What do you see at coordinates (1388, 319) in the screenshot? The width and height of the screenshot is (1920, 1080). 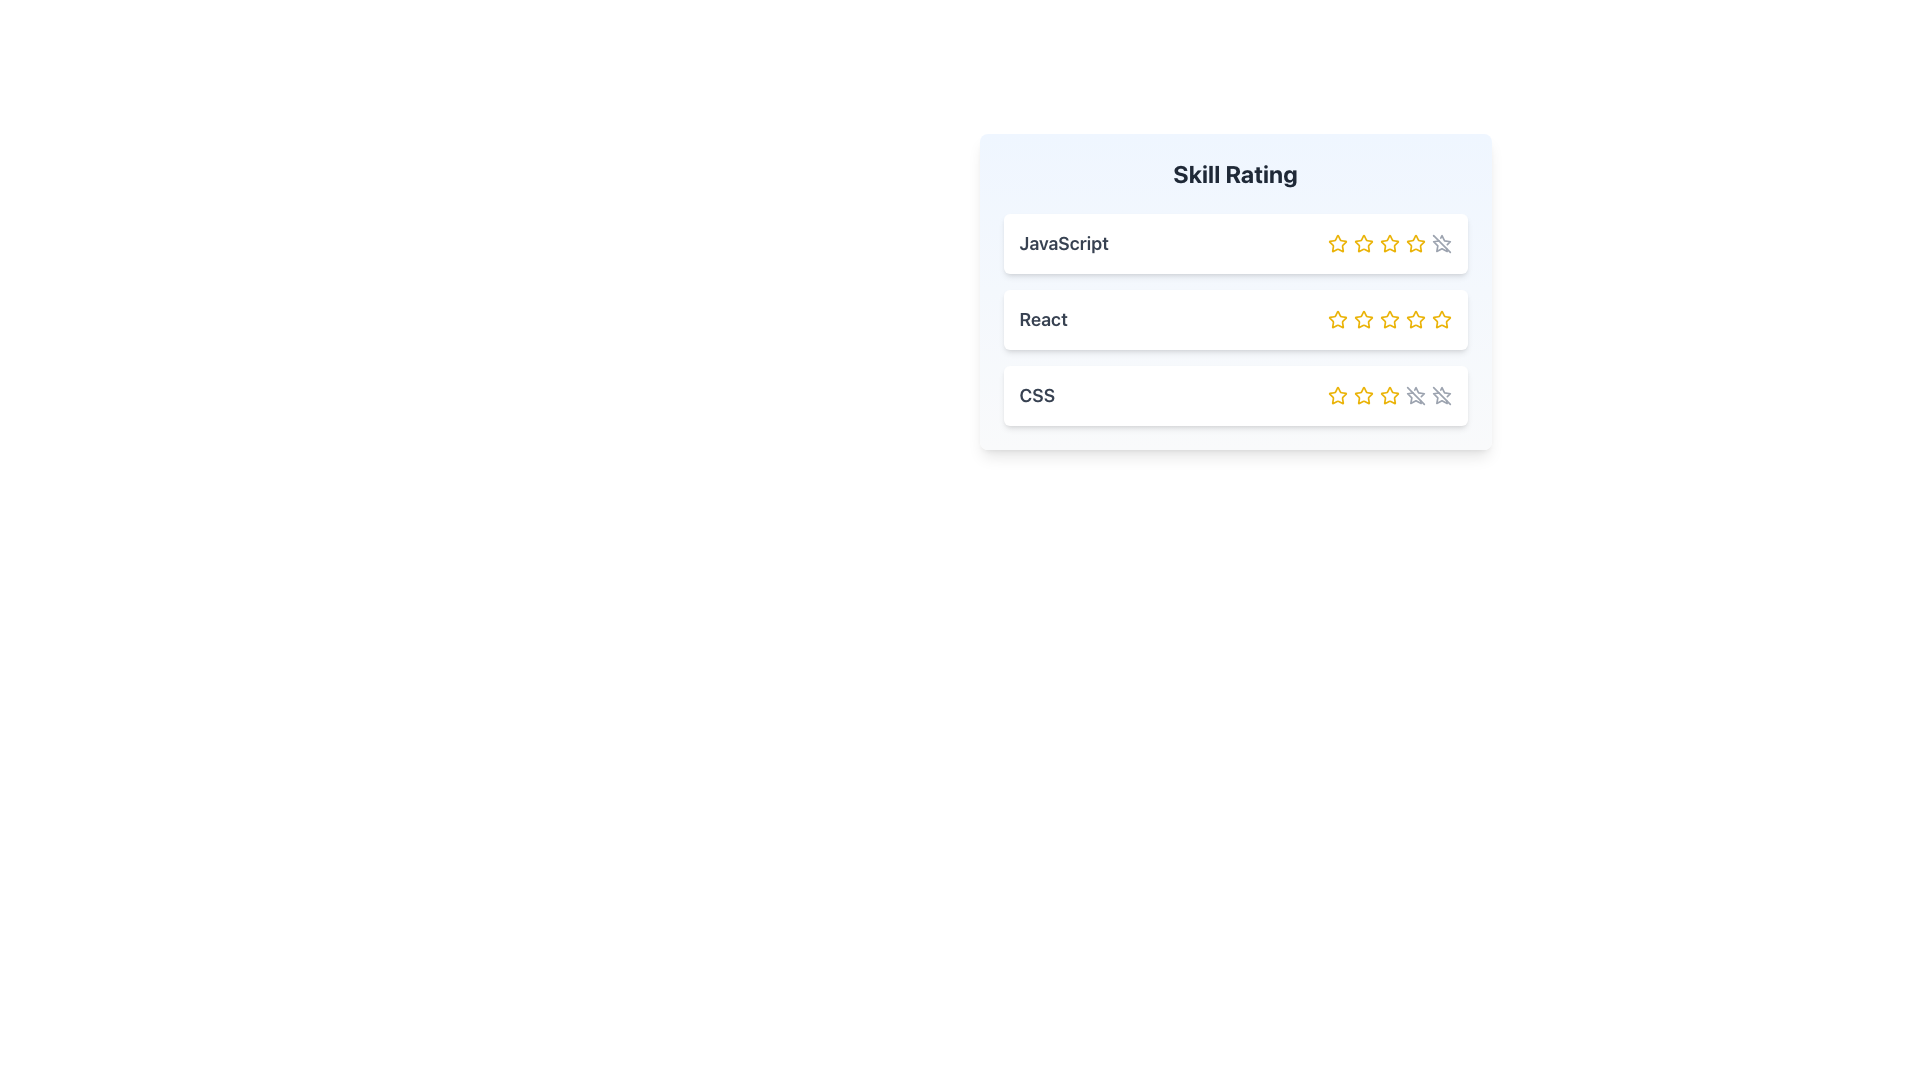 I see `the central star of the rating stars in the second row of the 'React' list to set a rating` at bounding box center [1388, 319].